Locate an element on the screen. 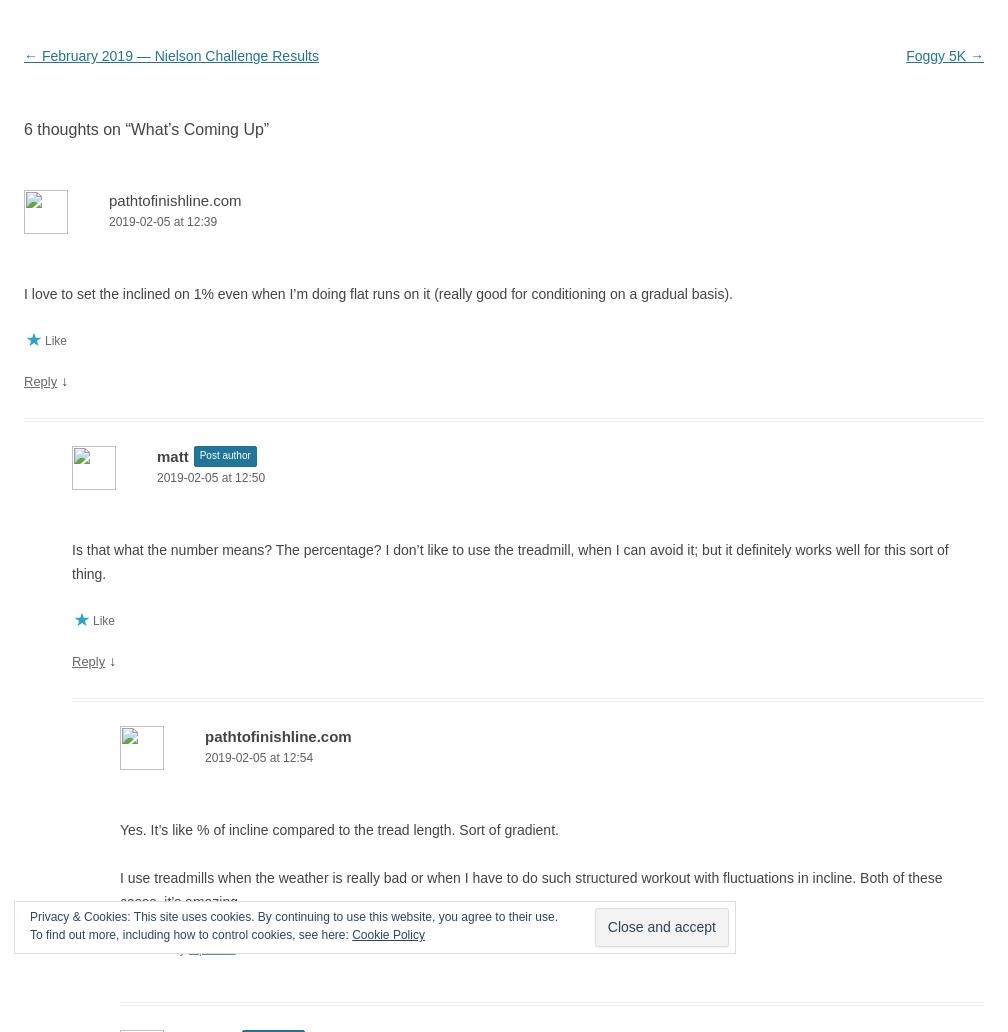  'I use treadmills when the weather is really bad or when I have to do such structured workout with fluctuations in incline. Both of these cases, it’s amazing.' is located at coordinates (531, 889).